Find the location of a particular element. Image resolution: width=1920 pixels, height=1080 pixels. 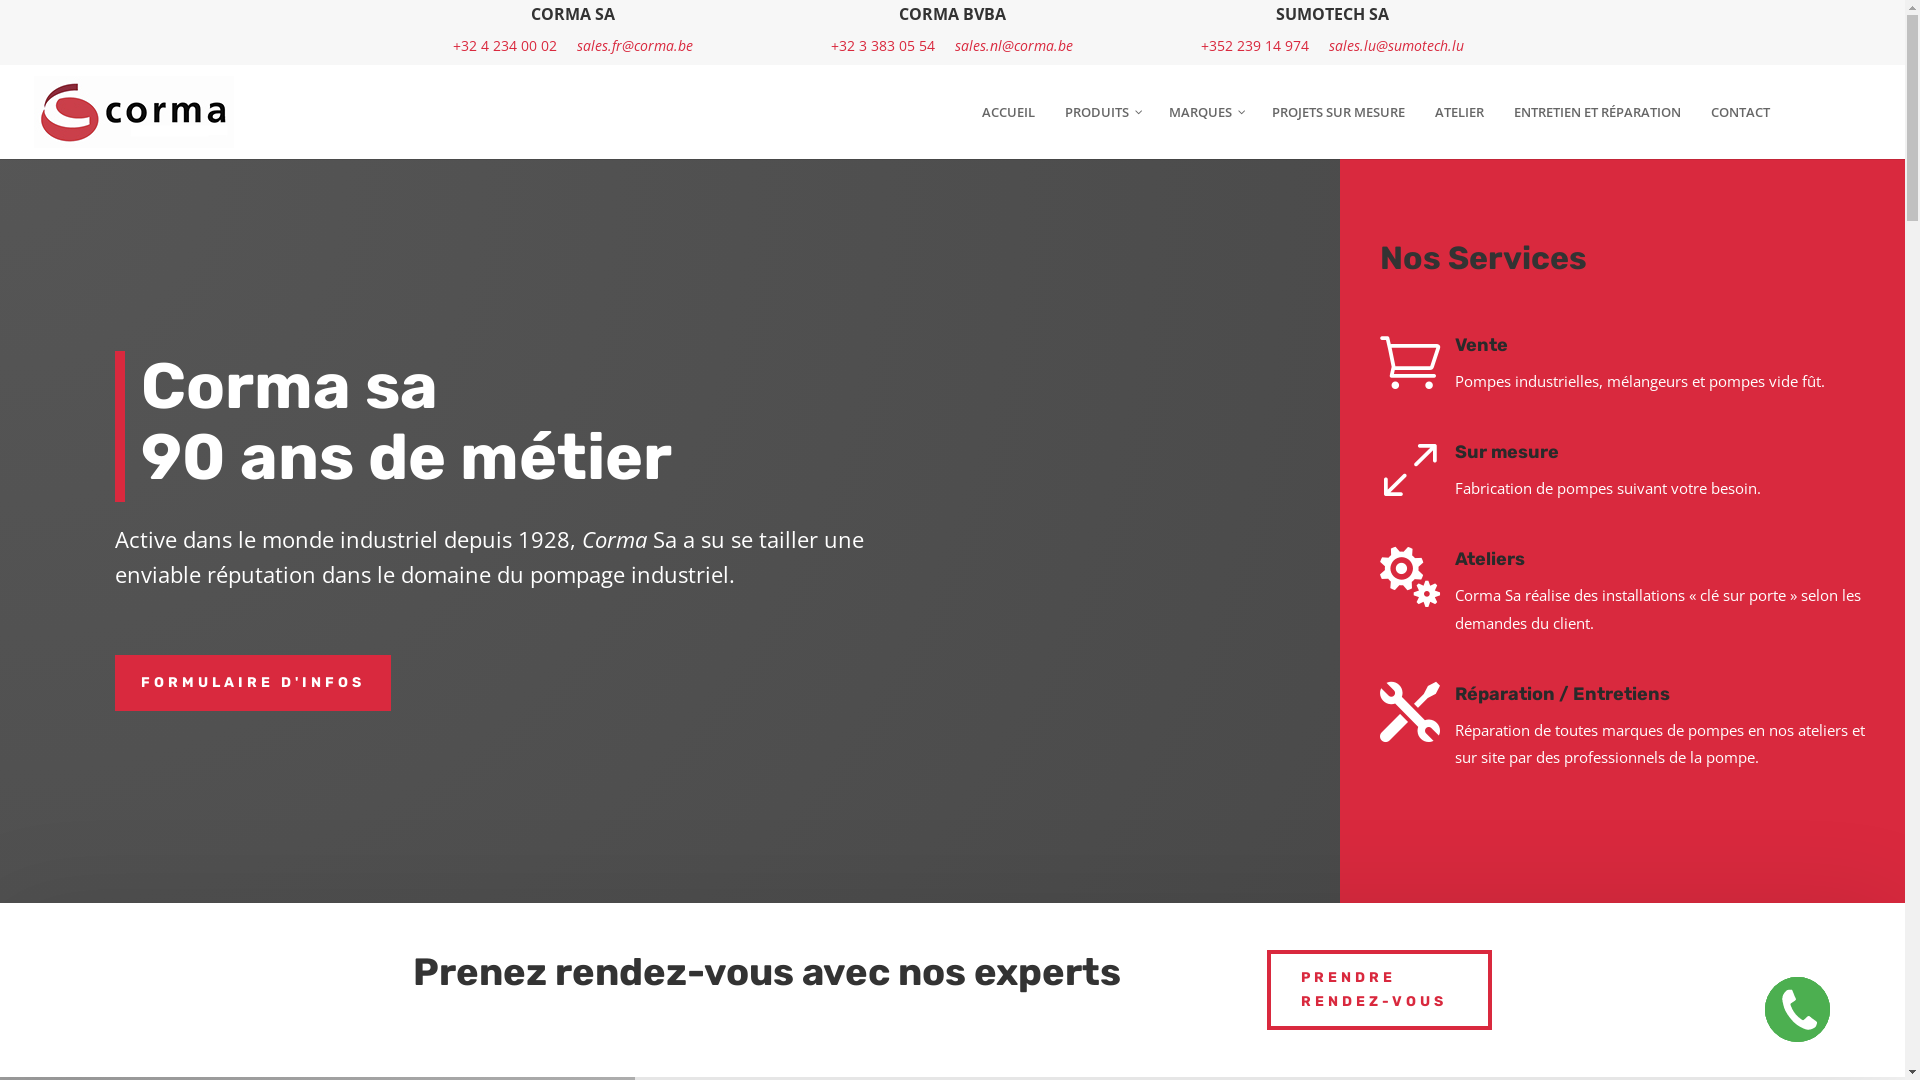

'Ateliers' is located at coordinates (1489, 559).